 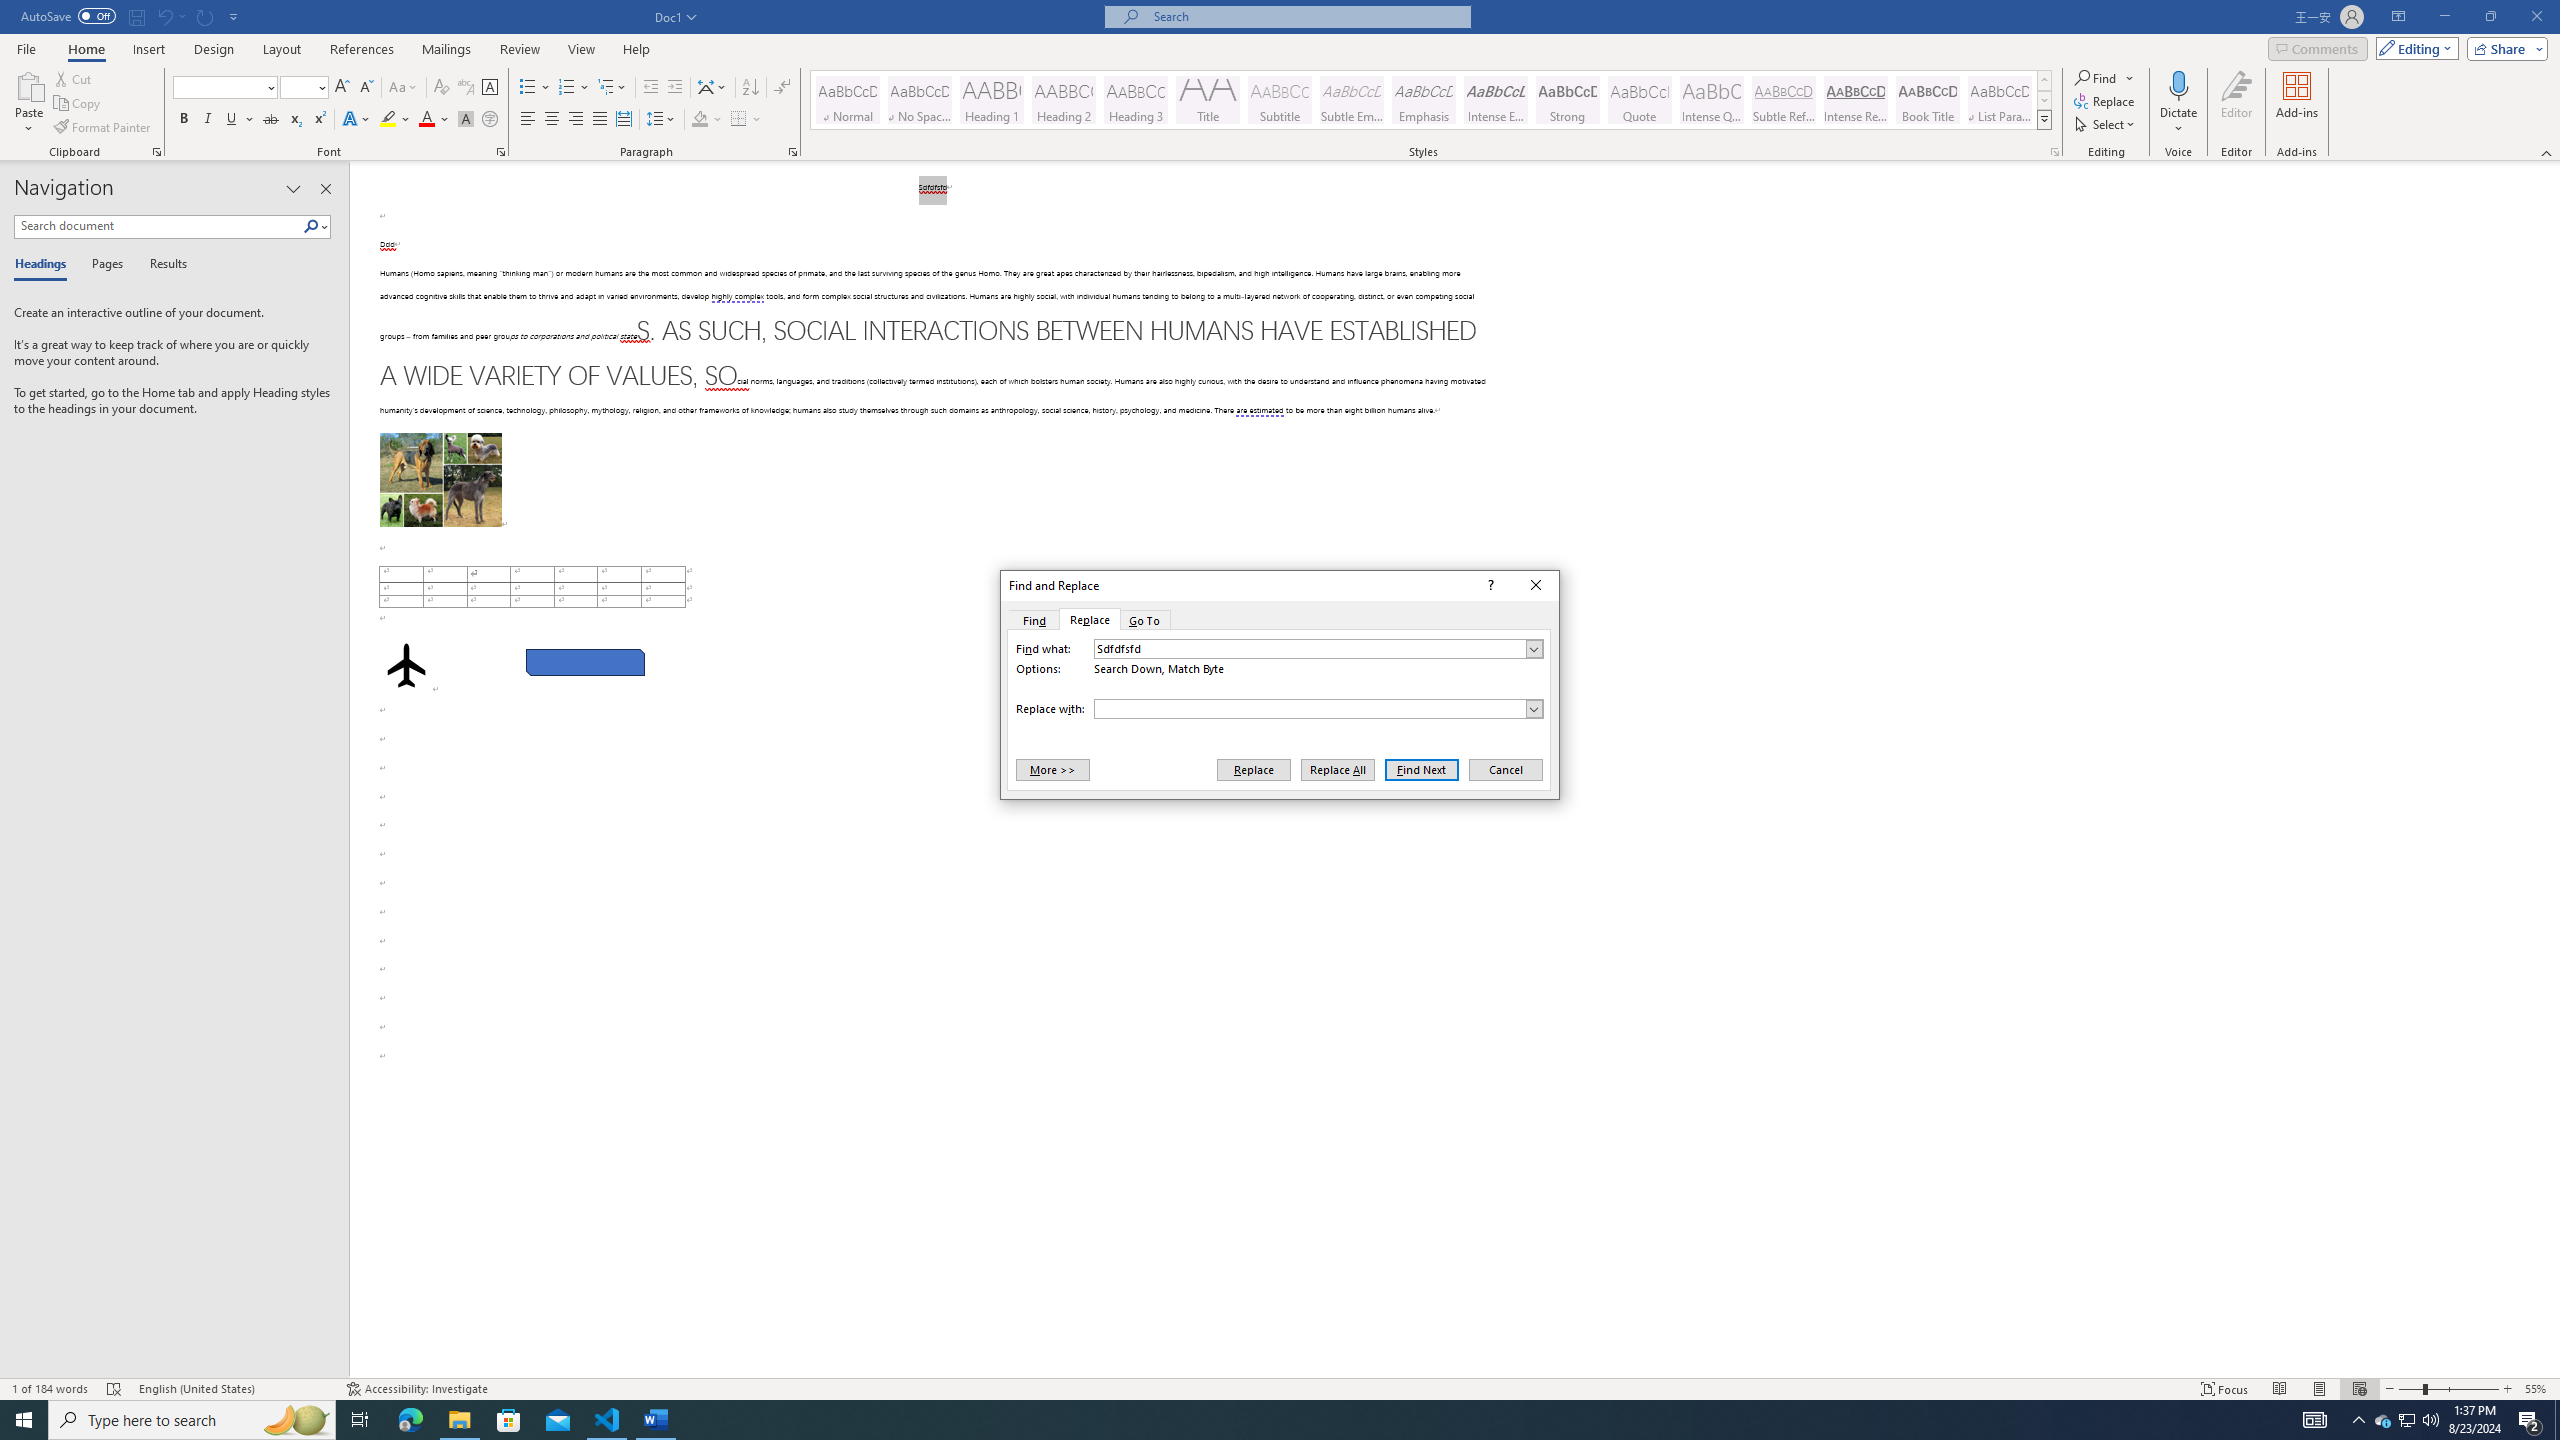 What do you see at coordinates (464, 87) in the screenshot?
I see `'Phonetic Guide...'` at bounding box center [464, 87].